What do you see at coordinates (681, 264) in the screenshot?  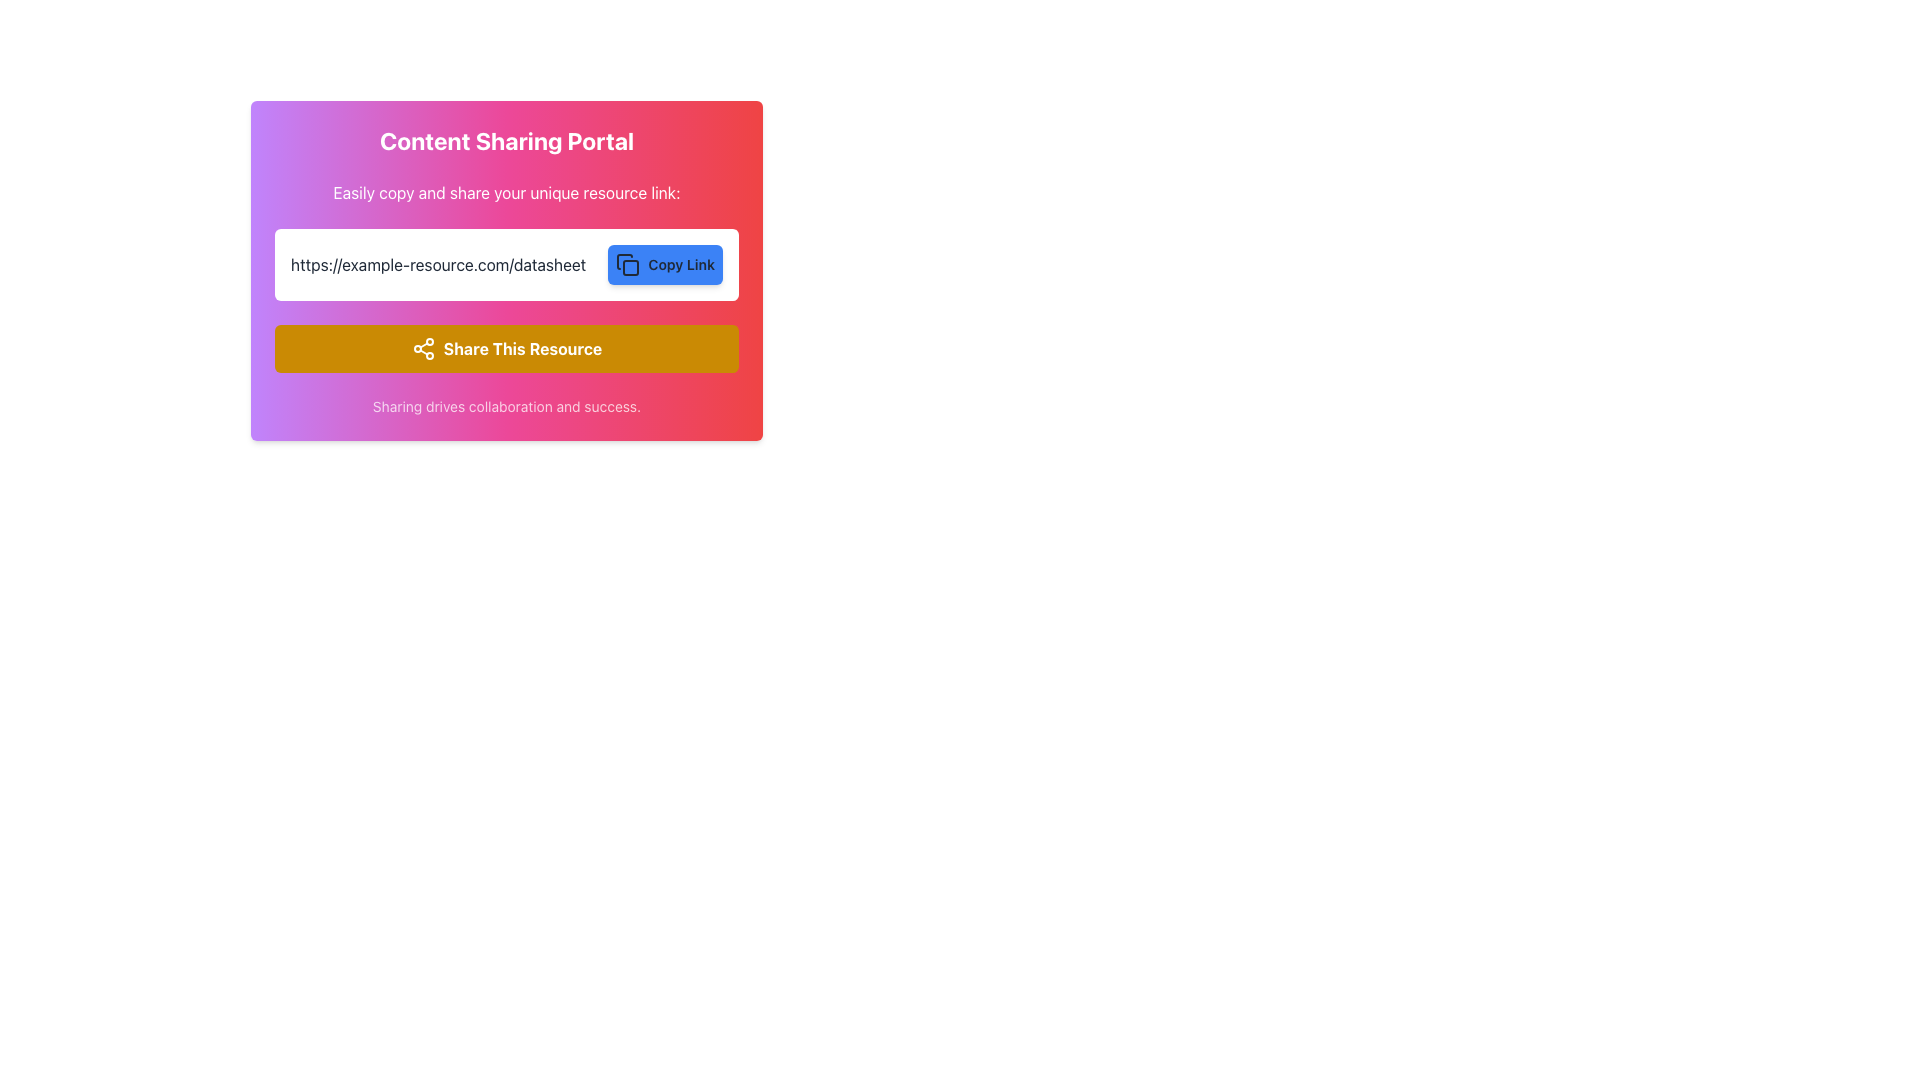 I see `the 'Copy Link' text label which is styled with a bold font and has a blue background, located inside a blue button to the right of a URL input field` at bounding box center [681, 264].